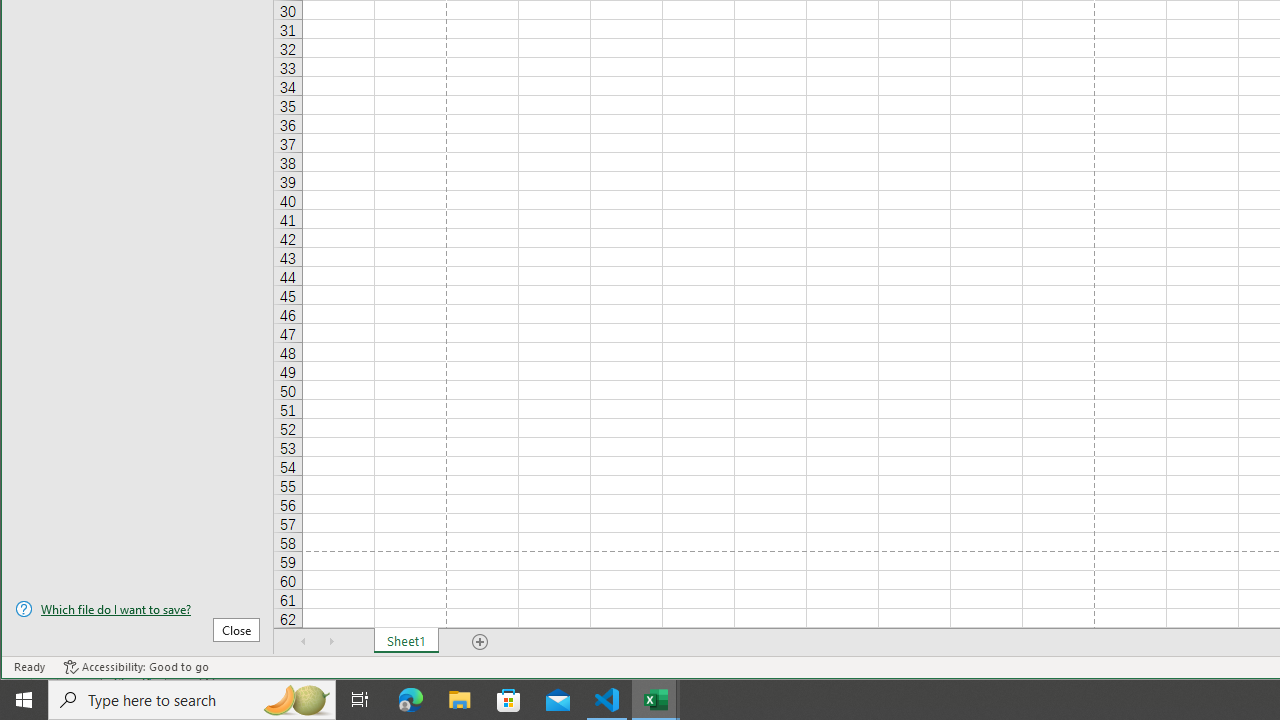 The height and width of the screenshot is (720, 1280). Describe the element at coordinates (359, 698) in the screenshot. I see `'Task View'` at that location.